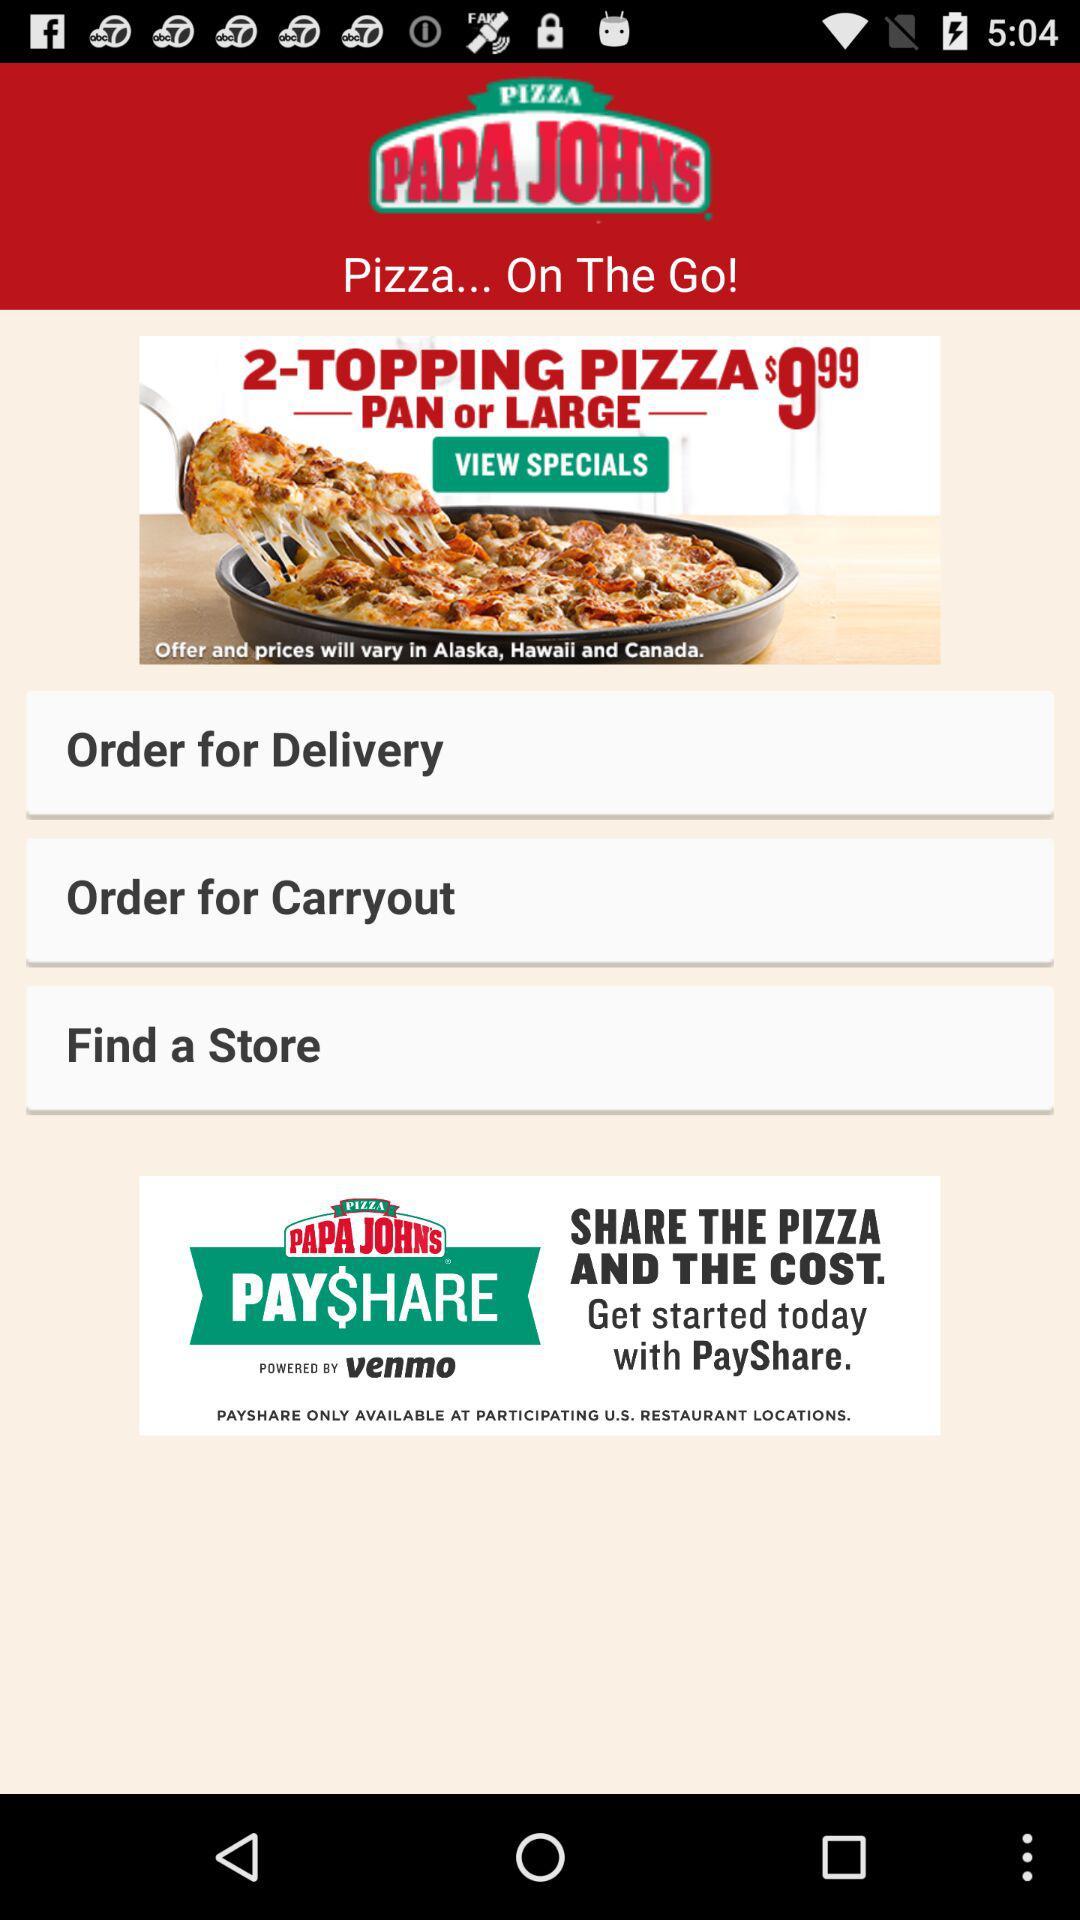 Image resolution: width=1080 pixels, height=1920 pixels. I want to click on special, so click(540, 500).